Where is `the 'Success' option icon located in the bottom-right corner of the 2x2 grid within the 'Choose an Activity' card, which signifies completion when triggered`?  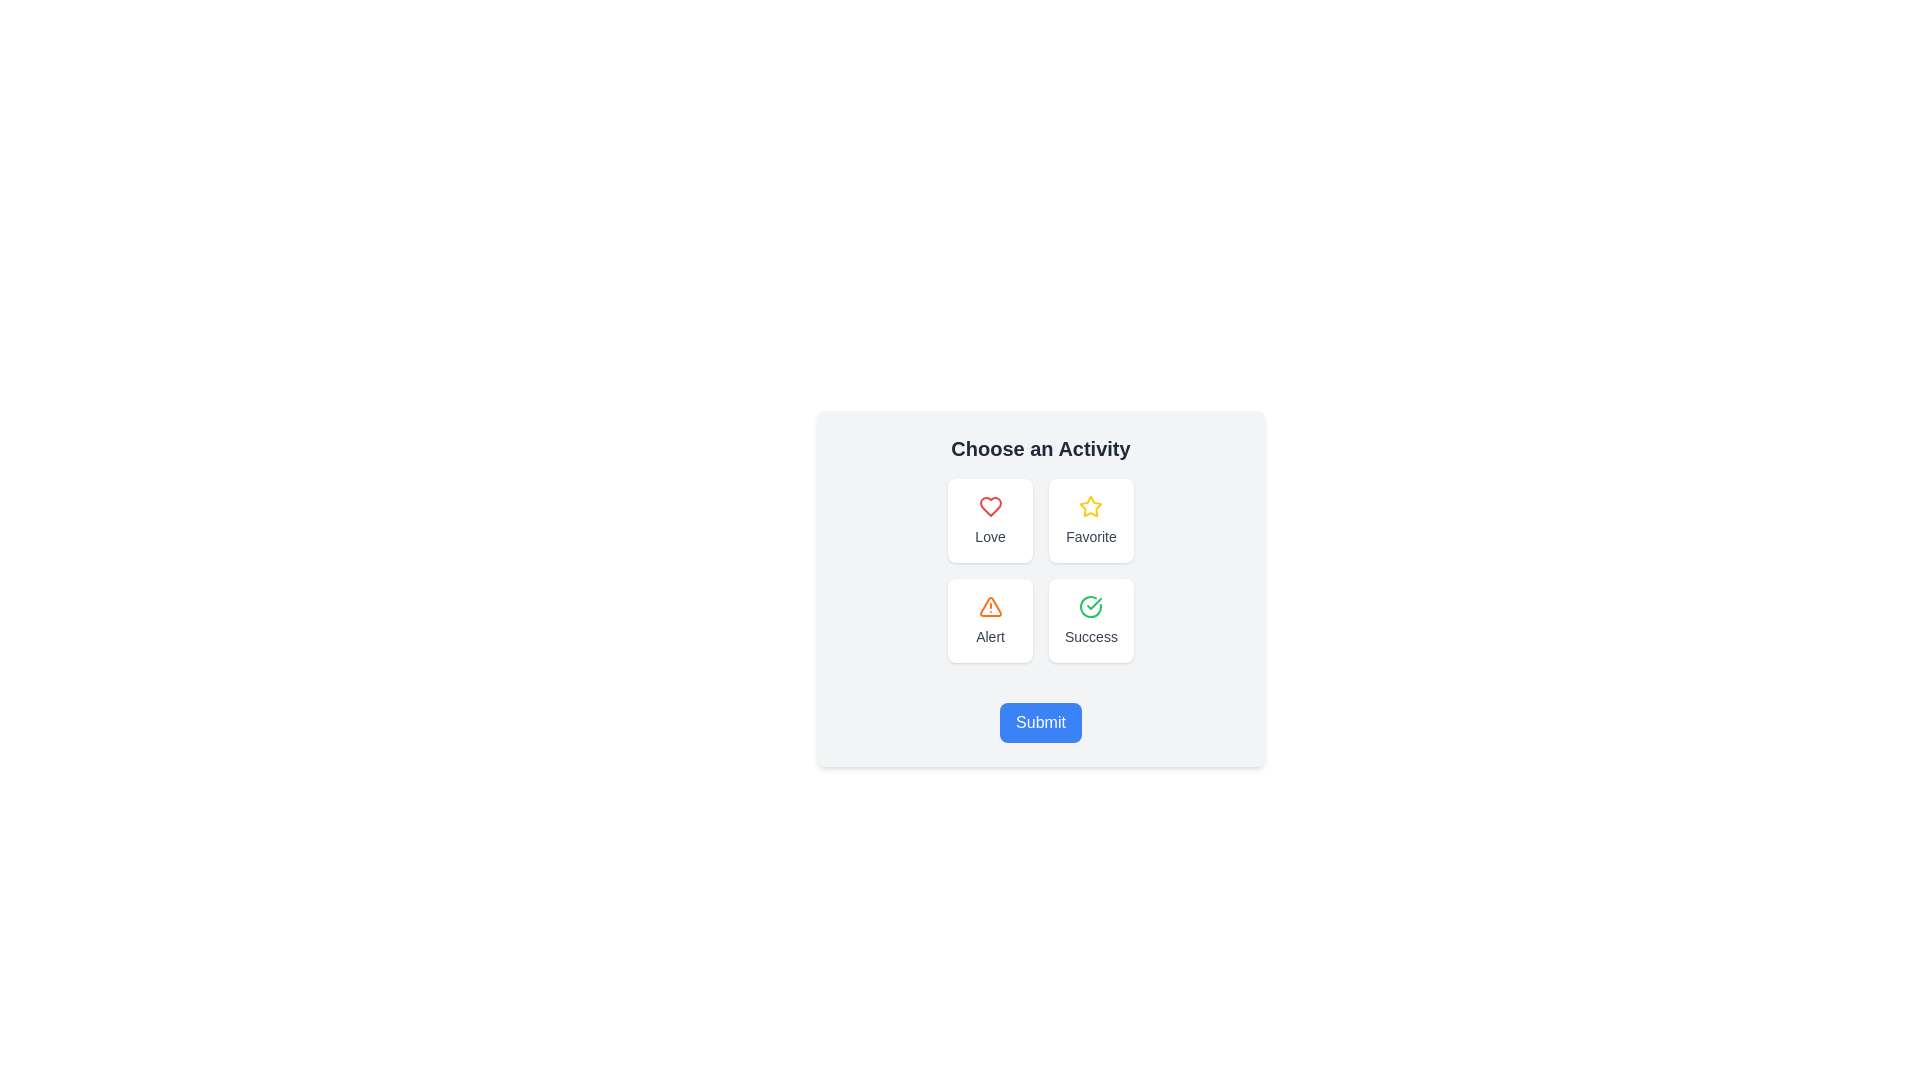
the 'Success' option icon located in the bottom-right corner of the 2x2 grid within the 'Choose an Activity' card, which signifies completion when triggered is located at coordinates (1090, 605).